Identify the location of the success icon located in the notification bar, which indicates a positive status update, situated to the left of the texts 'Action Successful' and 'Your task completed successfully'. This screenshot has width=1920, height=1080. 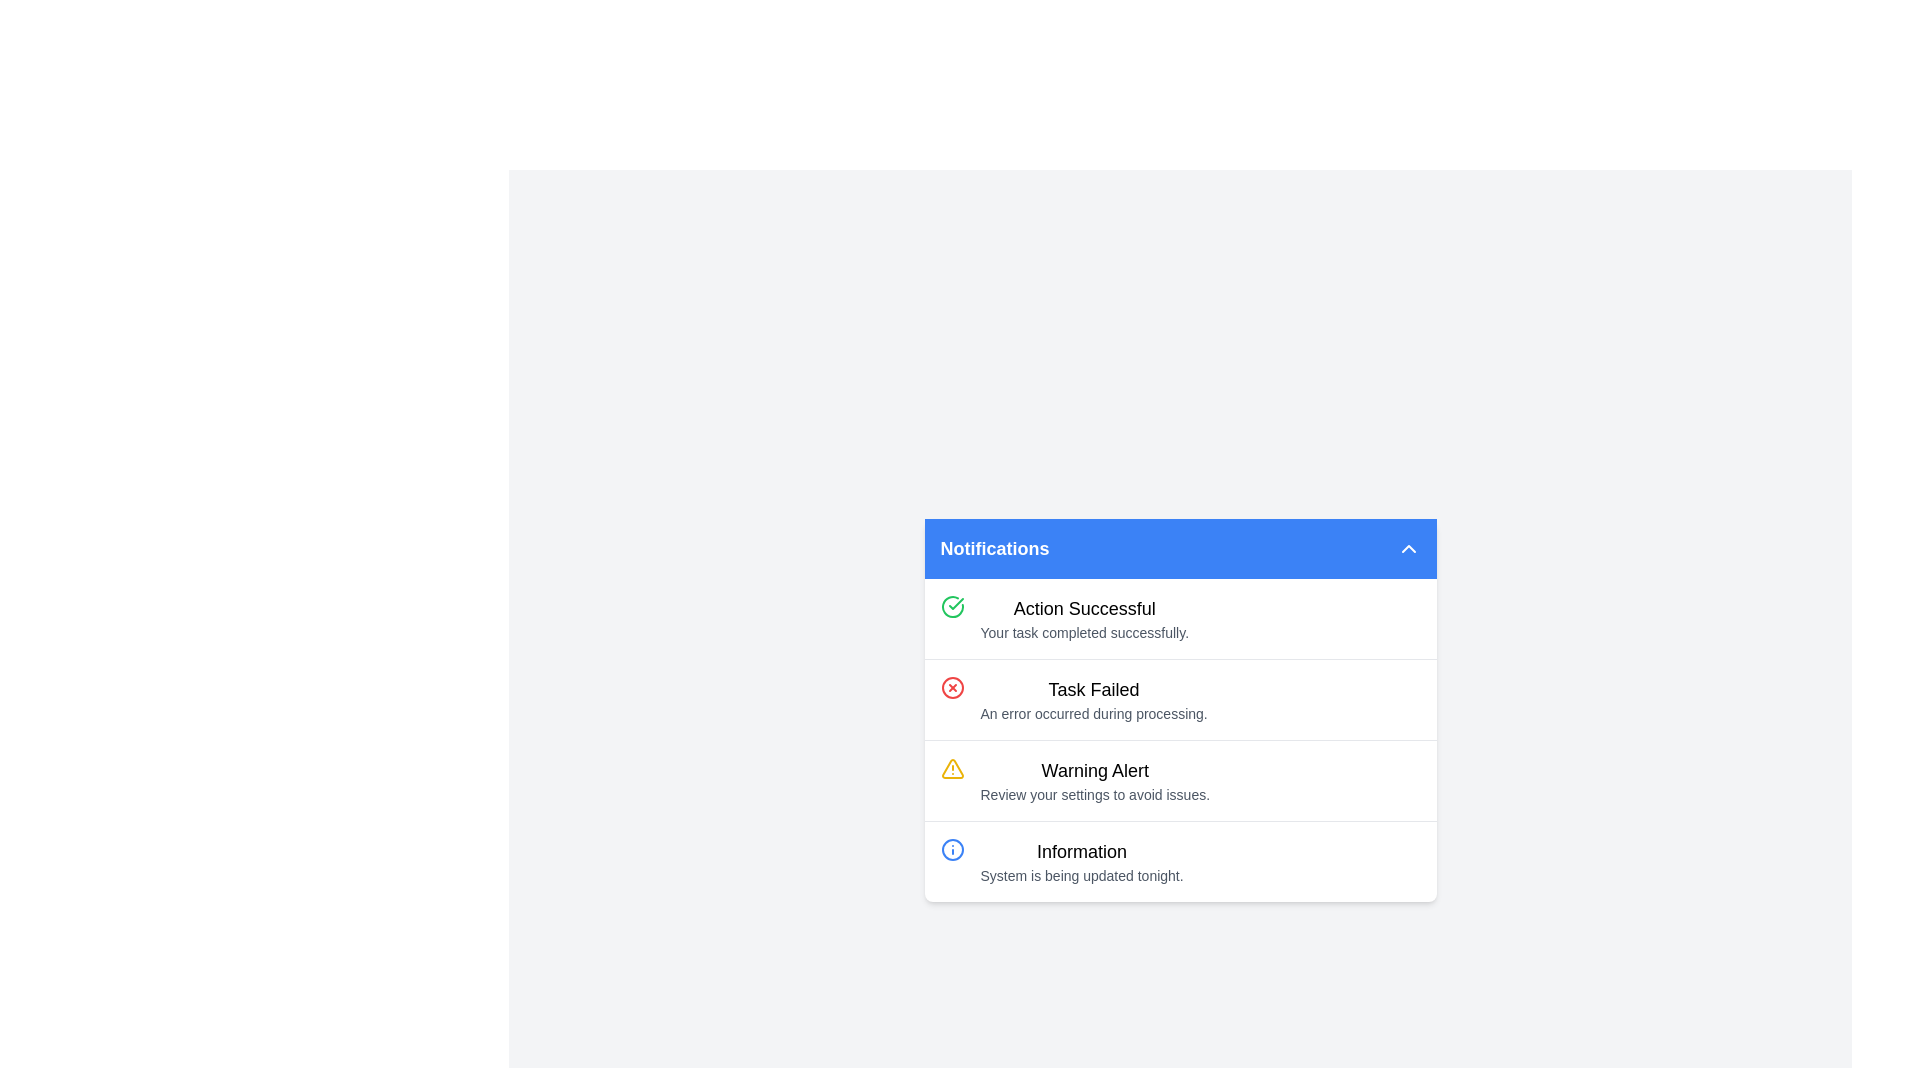
(951, 605).